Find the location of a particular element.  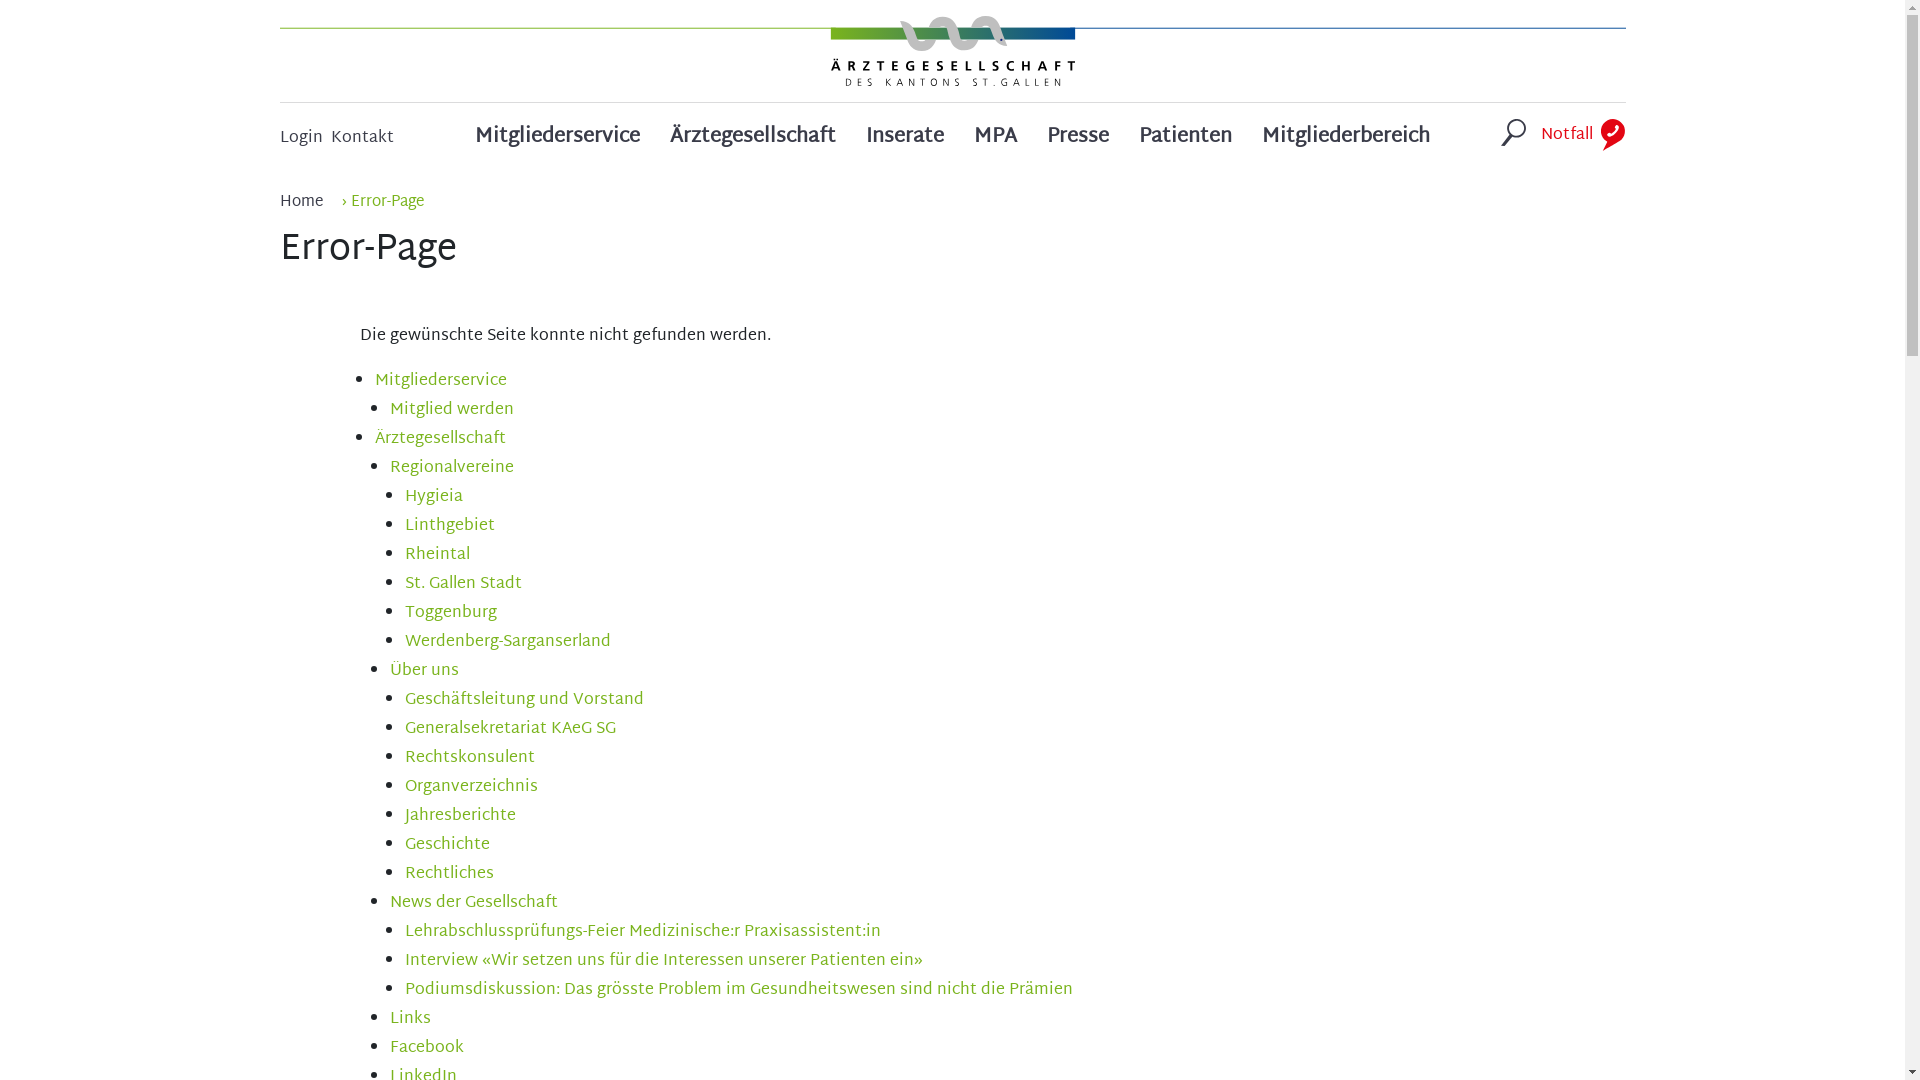

'Jahresberichte' is located at coordinates (458, 816).